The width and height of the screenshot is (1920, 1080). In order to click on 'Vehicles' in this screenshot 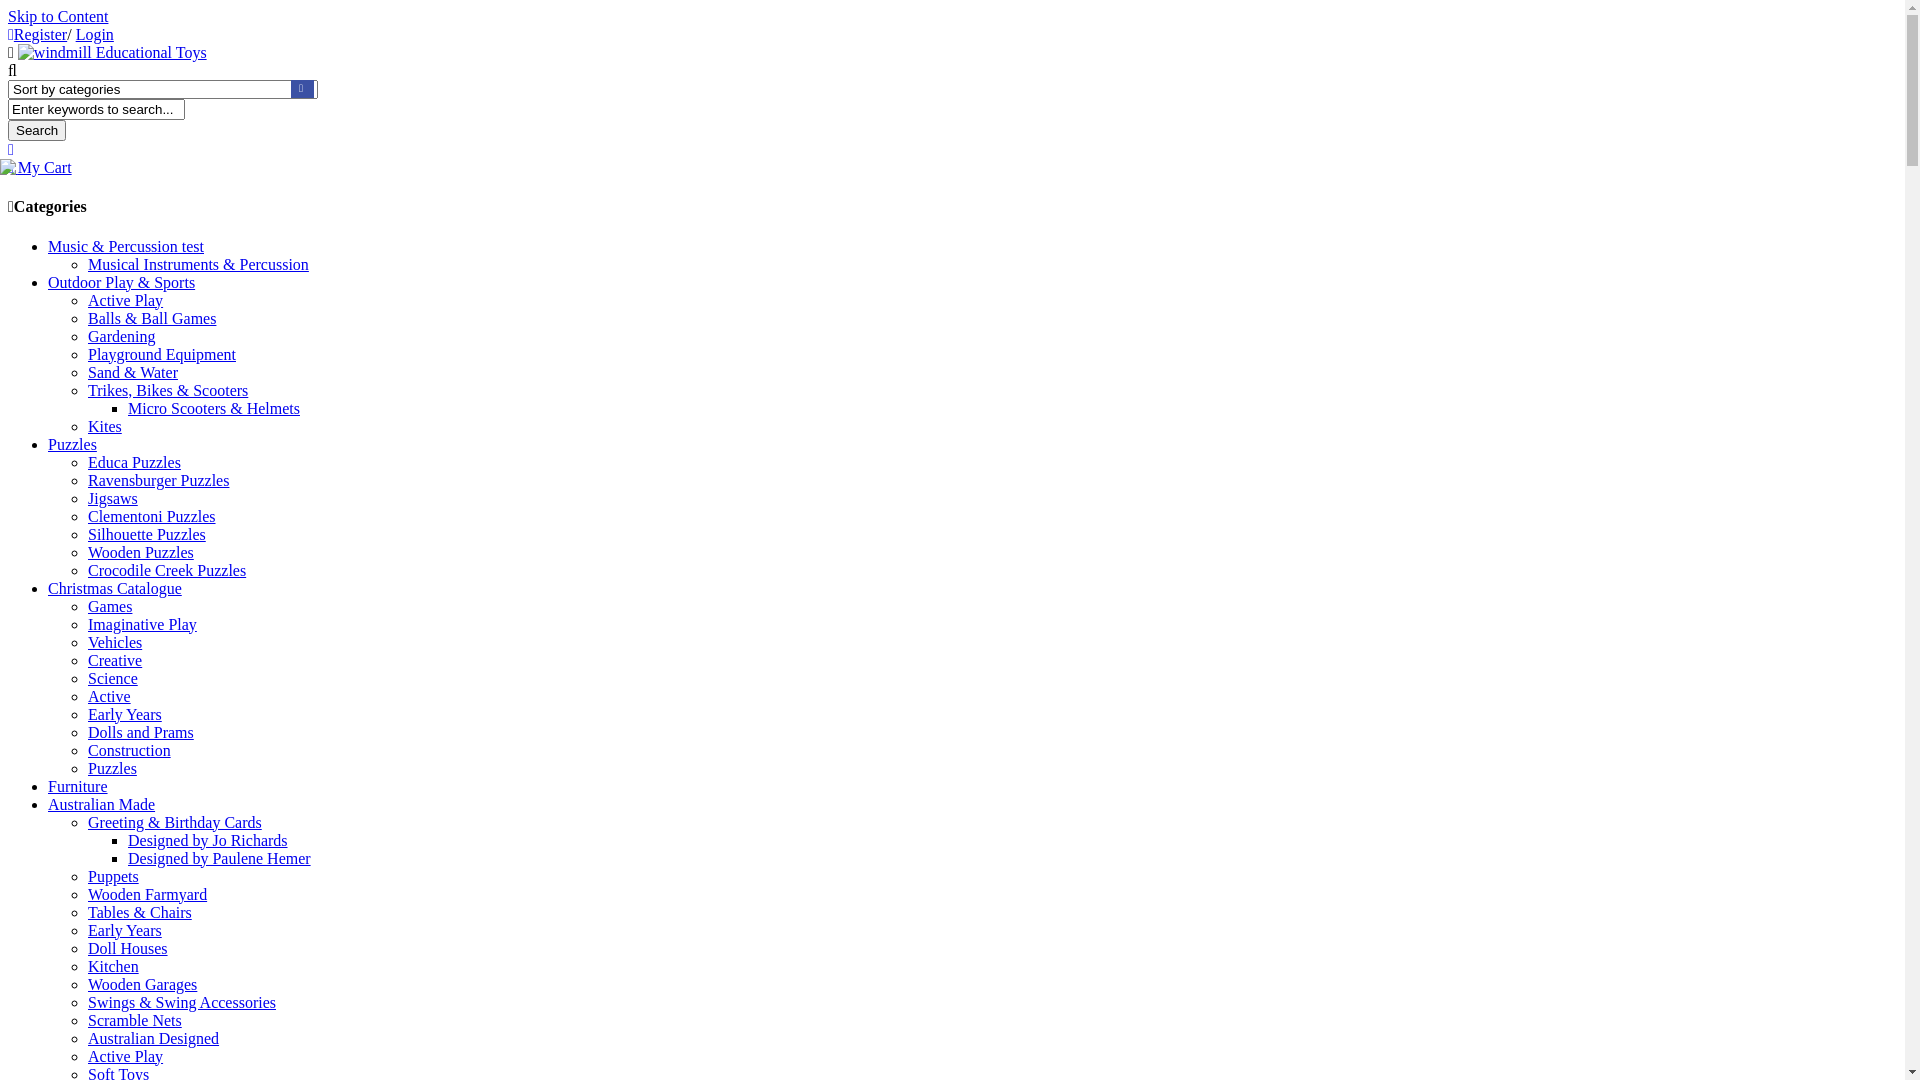, I will do `click(114, 642)`.